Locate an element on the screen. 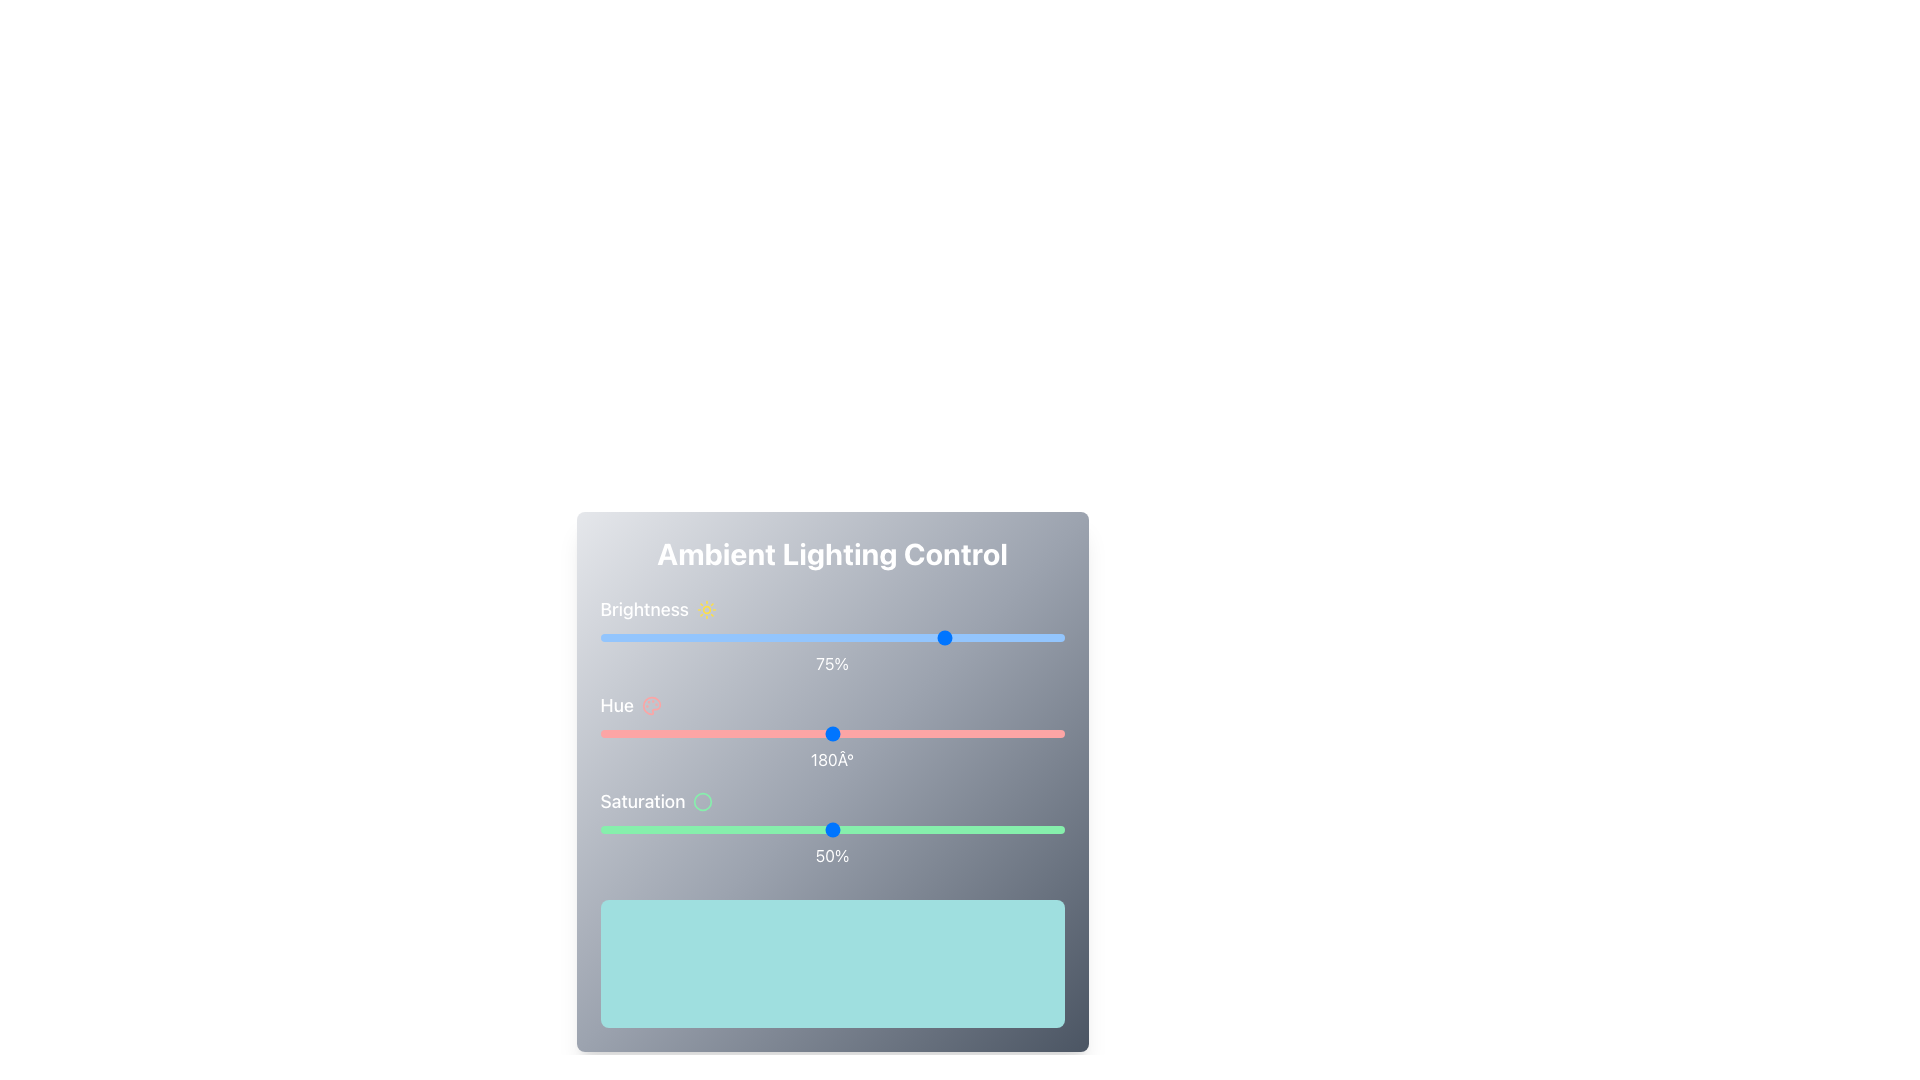 The image size is (1920, 1080). the visual indicator (circle with border) that represents the 'Saturation' status in the Ambient Lighting Control interface is located at coordinates (703, 801).